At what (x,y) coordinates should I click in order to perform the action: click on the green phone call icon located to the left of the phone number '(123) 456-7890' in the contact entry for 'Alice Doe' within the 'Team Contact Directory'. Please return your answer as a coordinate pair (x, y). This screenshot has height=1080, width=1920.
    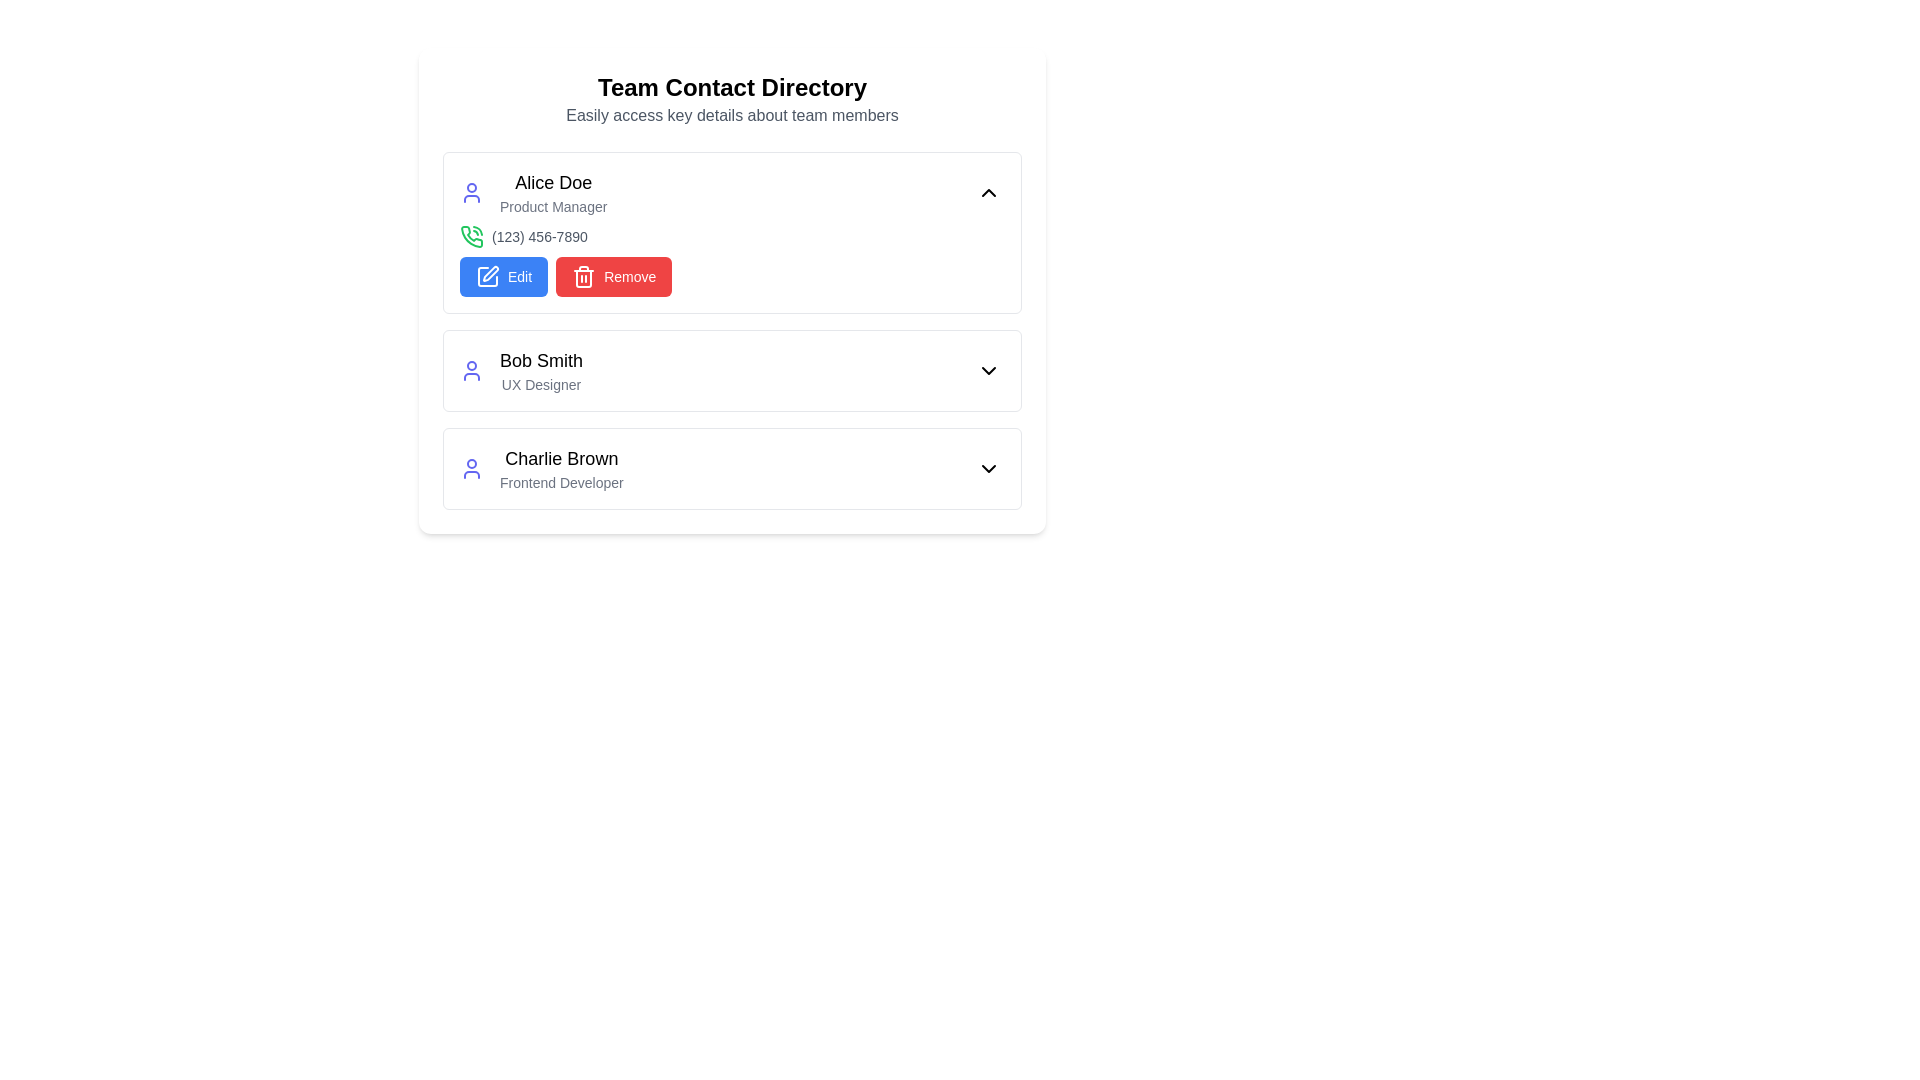
    Looking at the image, I should click on (471, 235).